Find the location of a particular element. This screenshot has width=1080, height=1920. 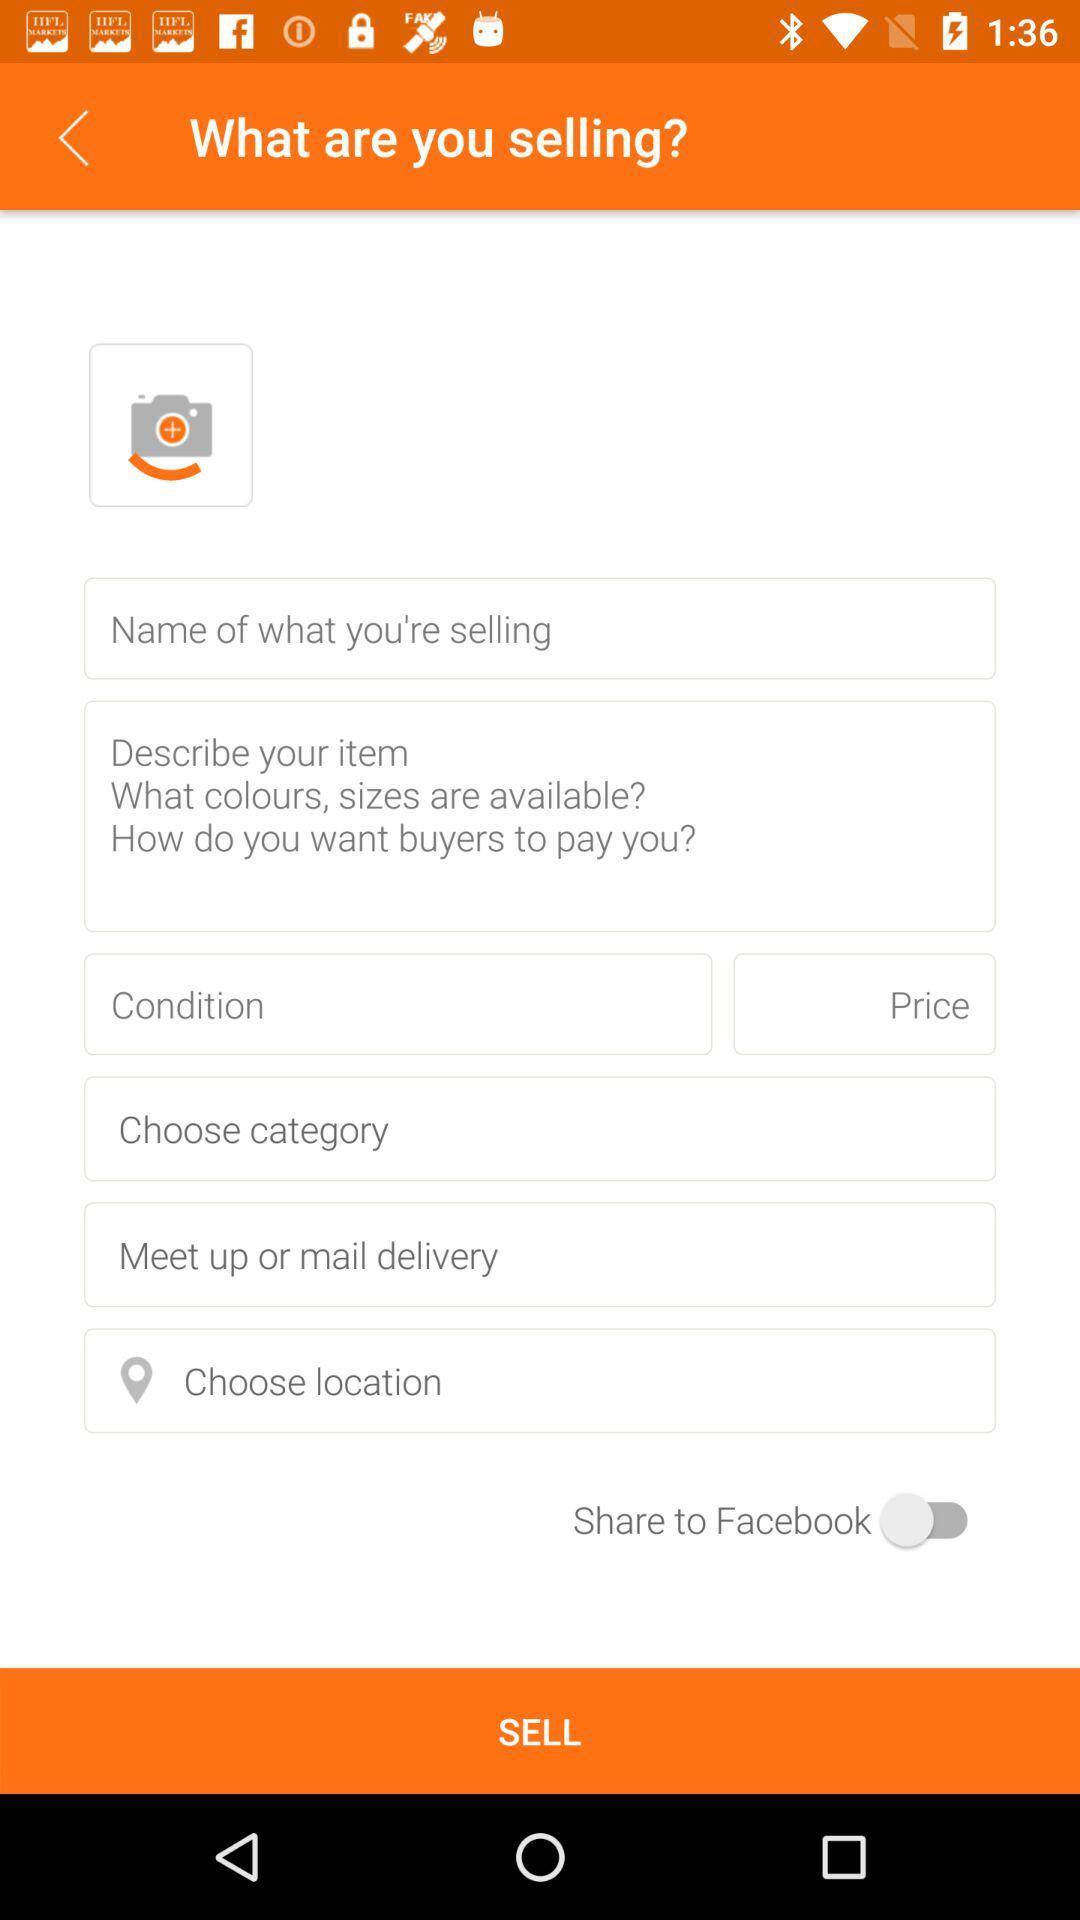

item next to the what are you is located at coordinates (72, 135).